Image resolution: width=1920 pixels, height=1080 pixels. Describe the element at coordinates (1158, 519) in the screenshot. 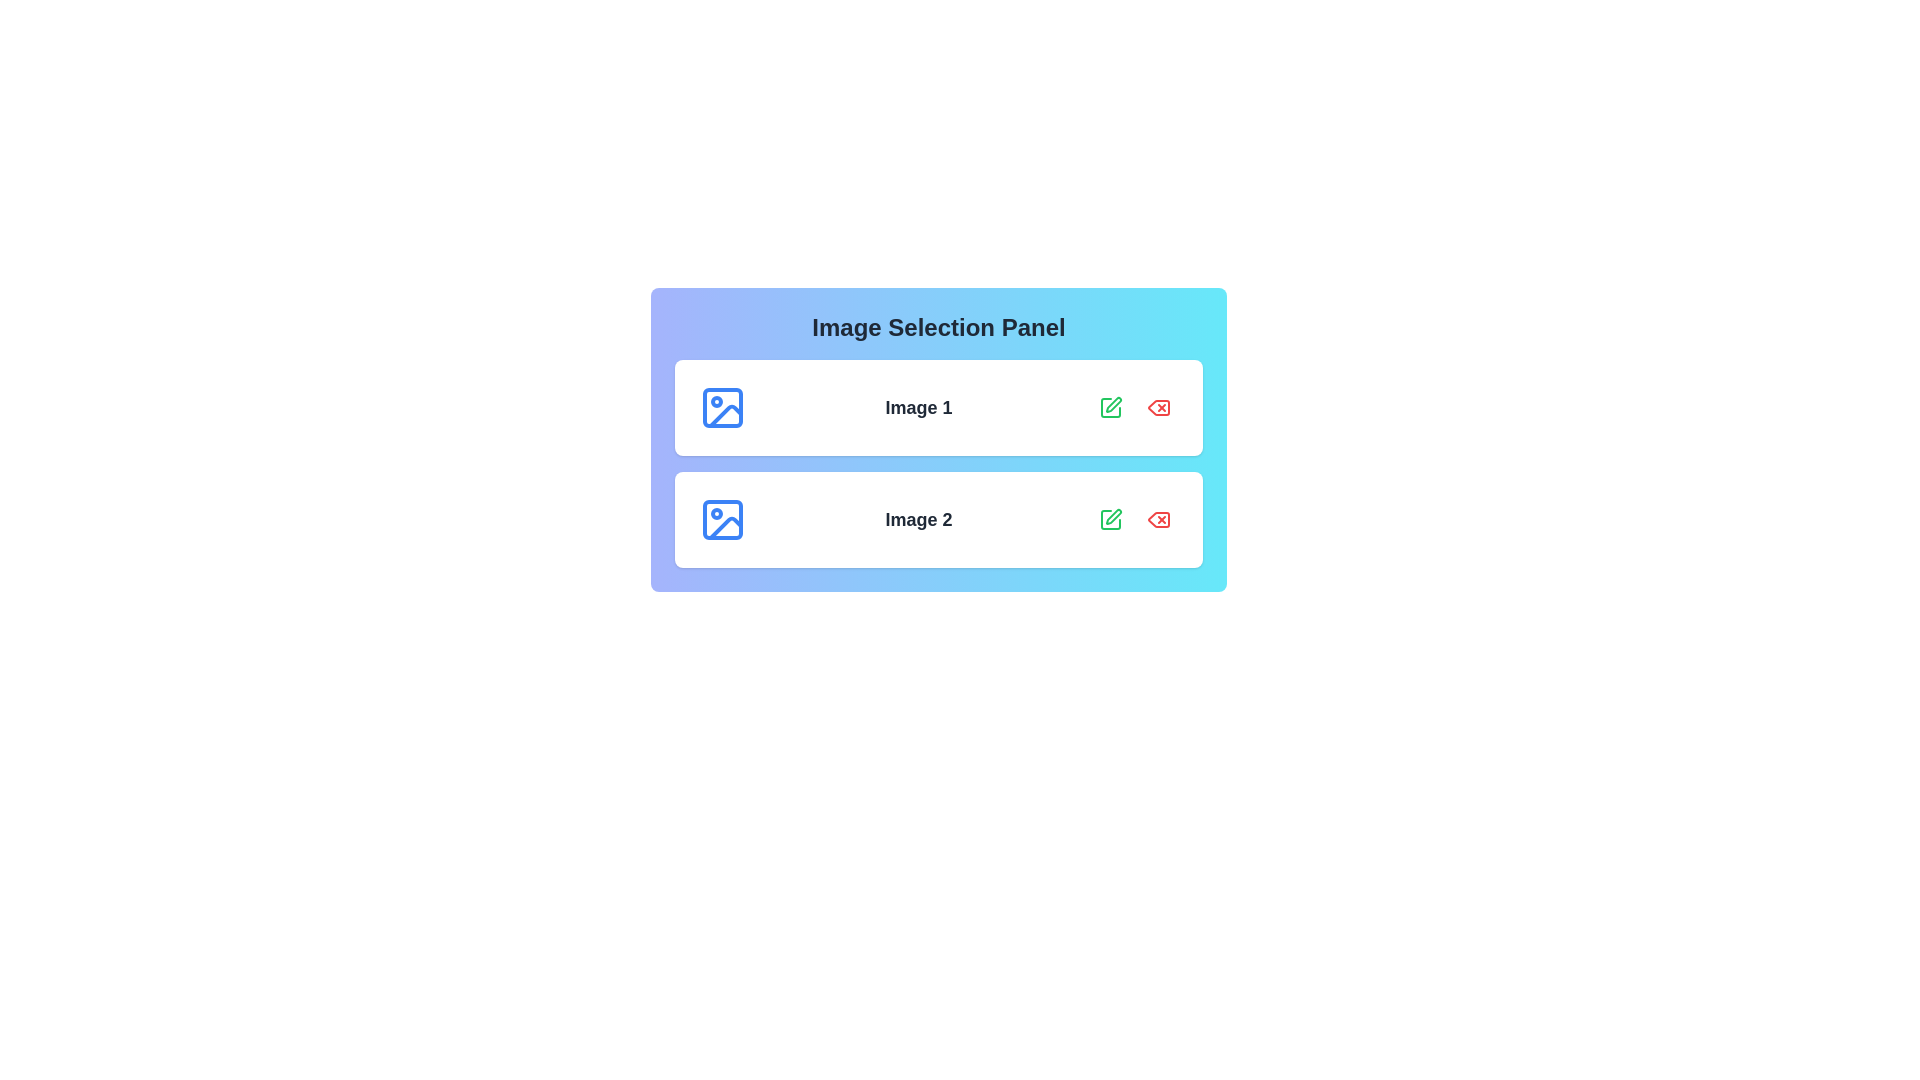

I see `the red trash can icon in the second row of the 'Image Selection Panel'` at that location.